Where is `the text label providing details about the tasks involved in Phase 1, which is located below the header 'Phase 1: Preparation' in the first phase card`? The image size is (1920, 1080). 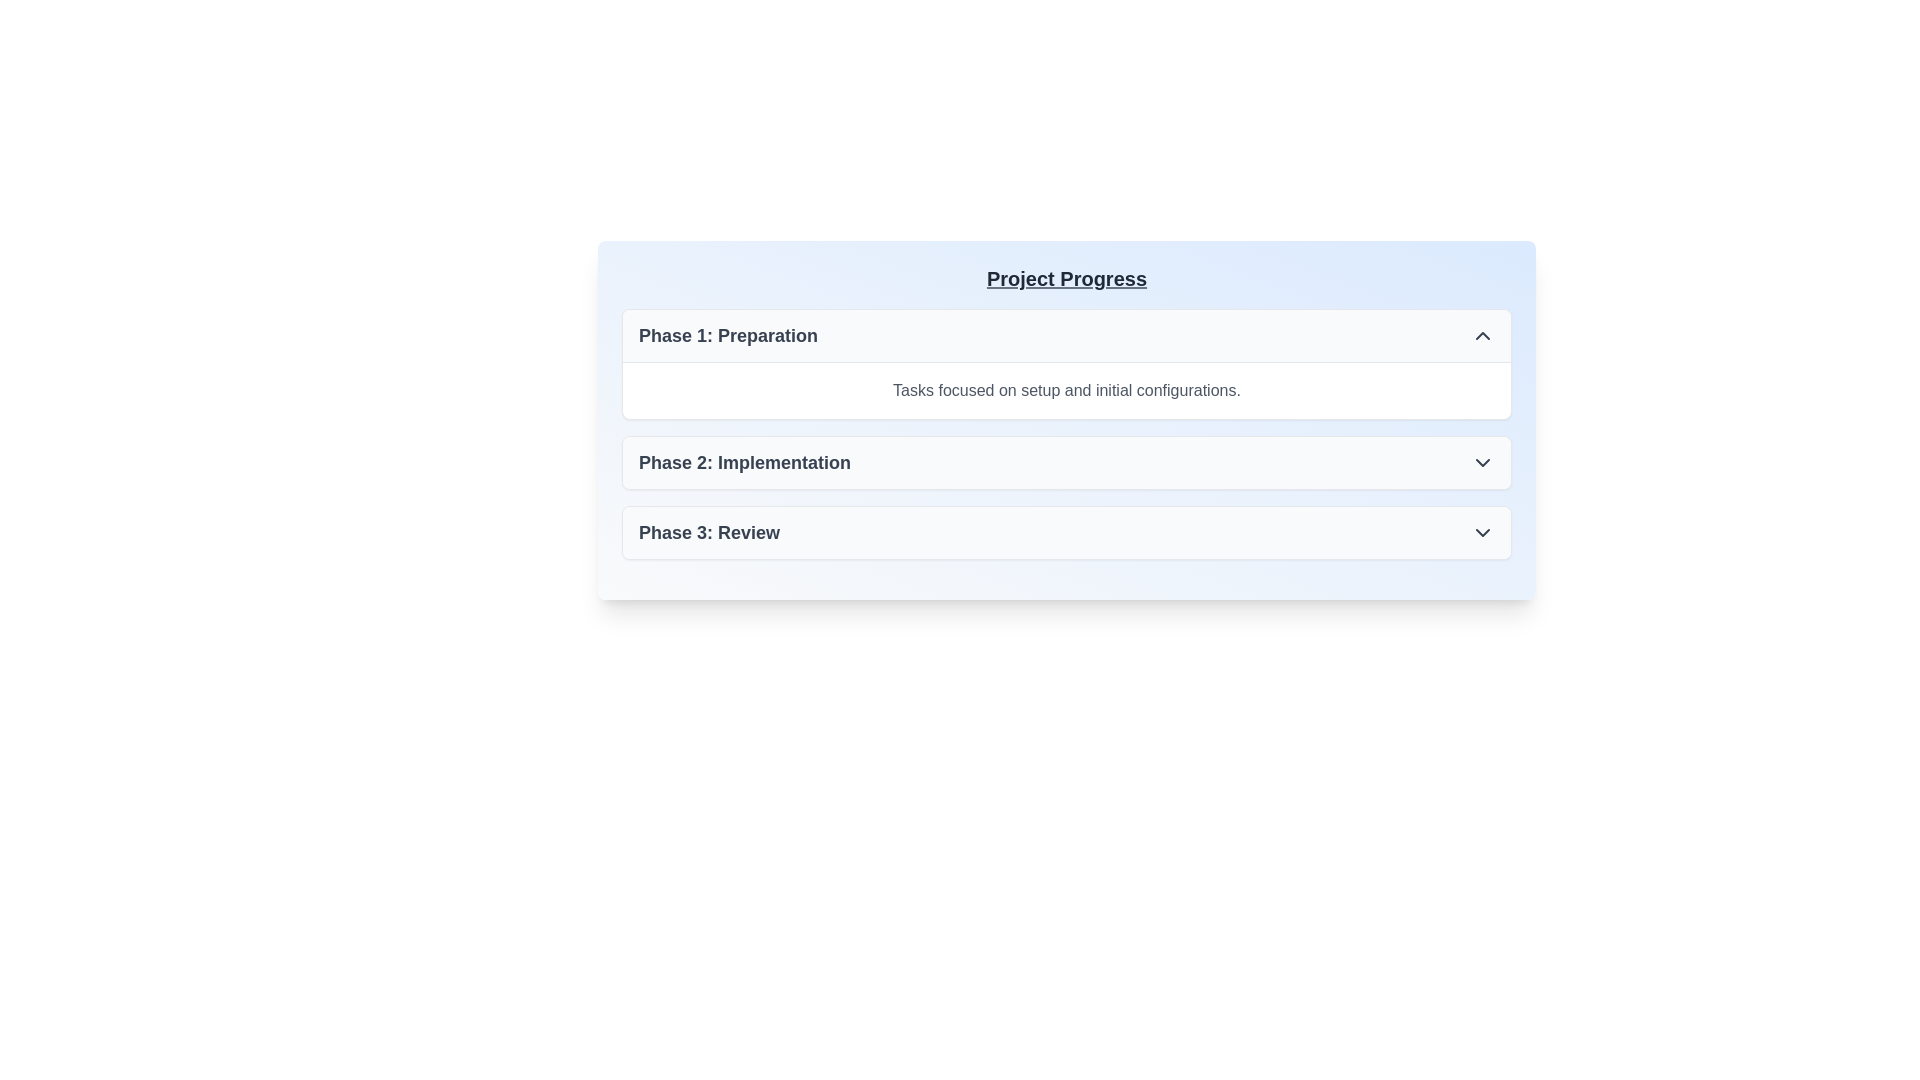 the text label providing details about the tasks involved in Phase 1, which is located below the header 'Phase 1: Preparation' in the first phase card is located at coordinates (1065, 389).